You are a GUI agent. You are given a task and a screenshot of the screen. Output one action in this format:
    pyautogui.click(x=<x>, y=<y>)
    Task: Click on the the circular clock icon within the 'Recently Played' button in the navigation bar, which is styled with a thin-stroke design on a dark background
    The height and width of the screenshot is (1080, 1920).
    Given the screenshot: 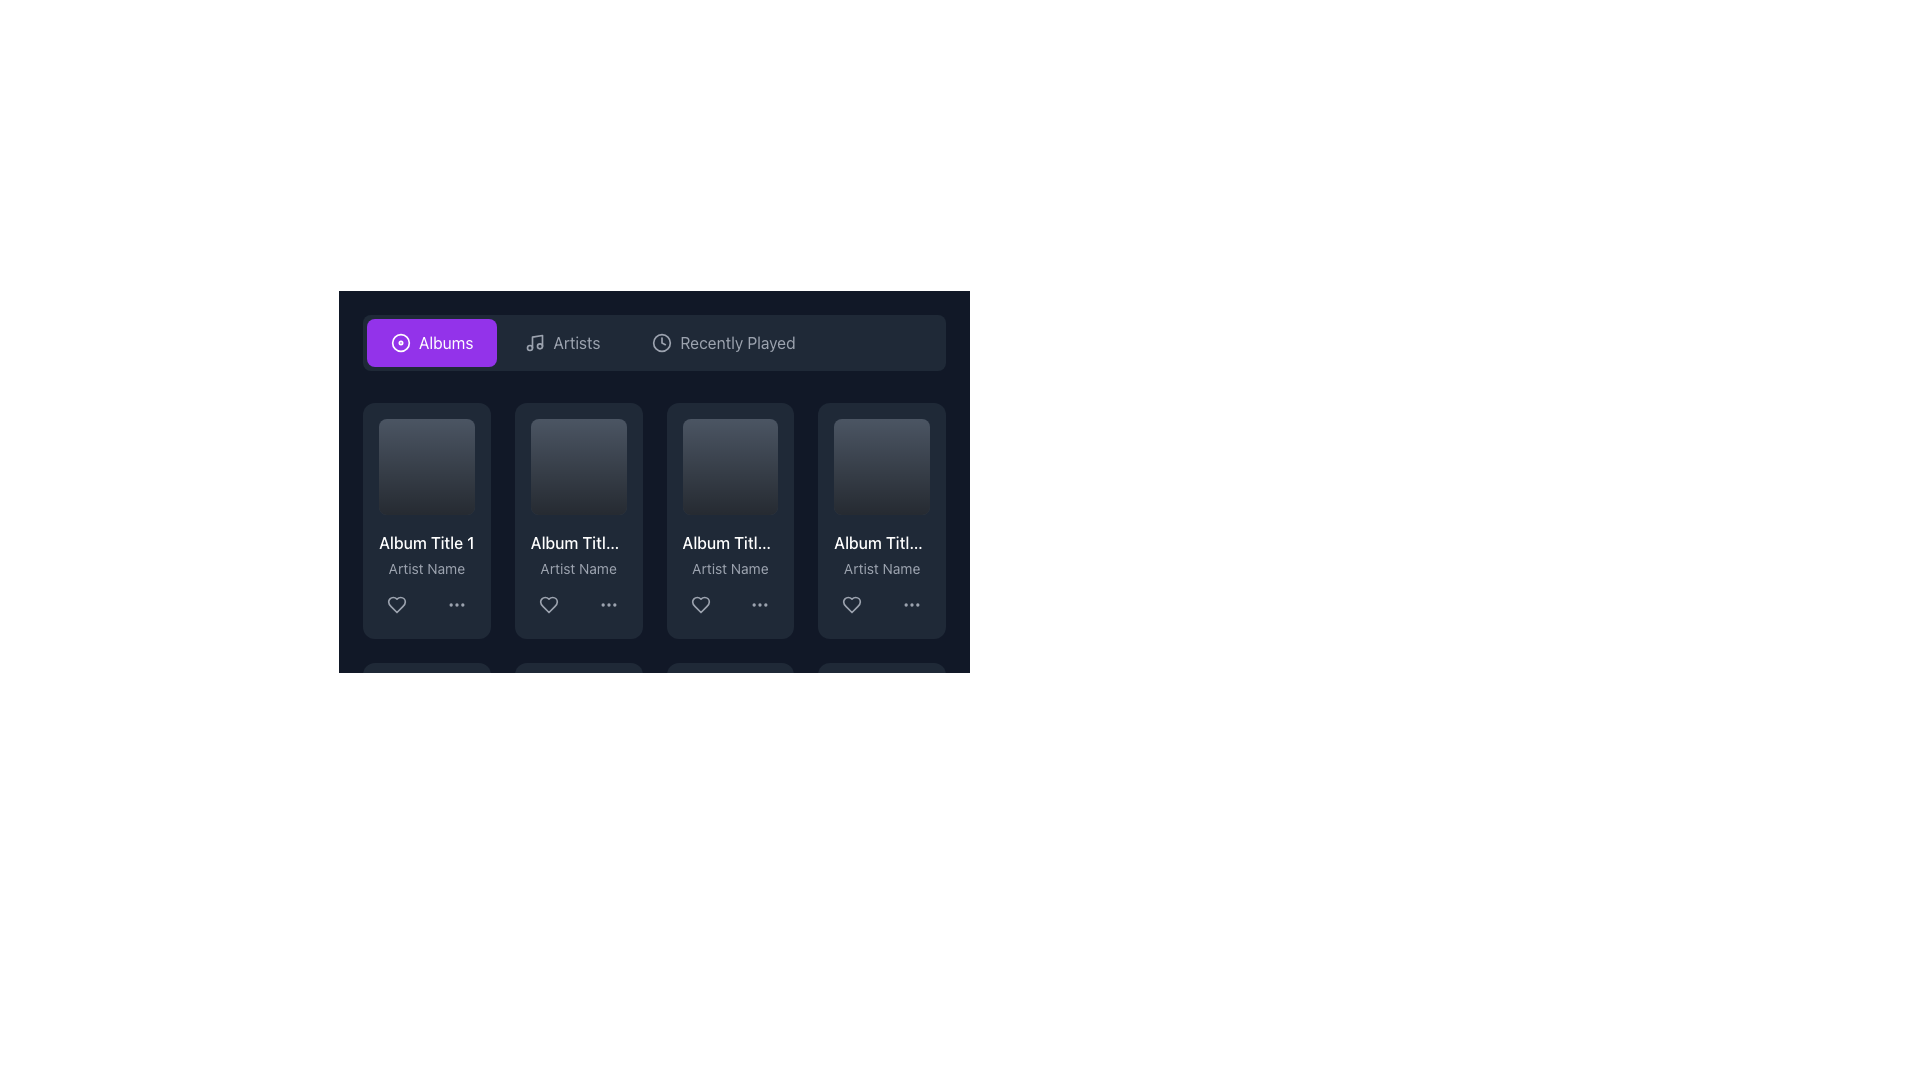 What is the action you would take?
    pyautogui.click(x=662, y=342)
    